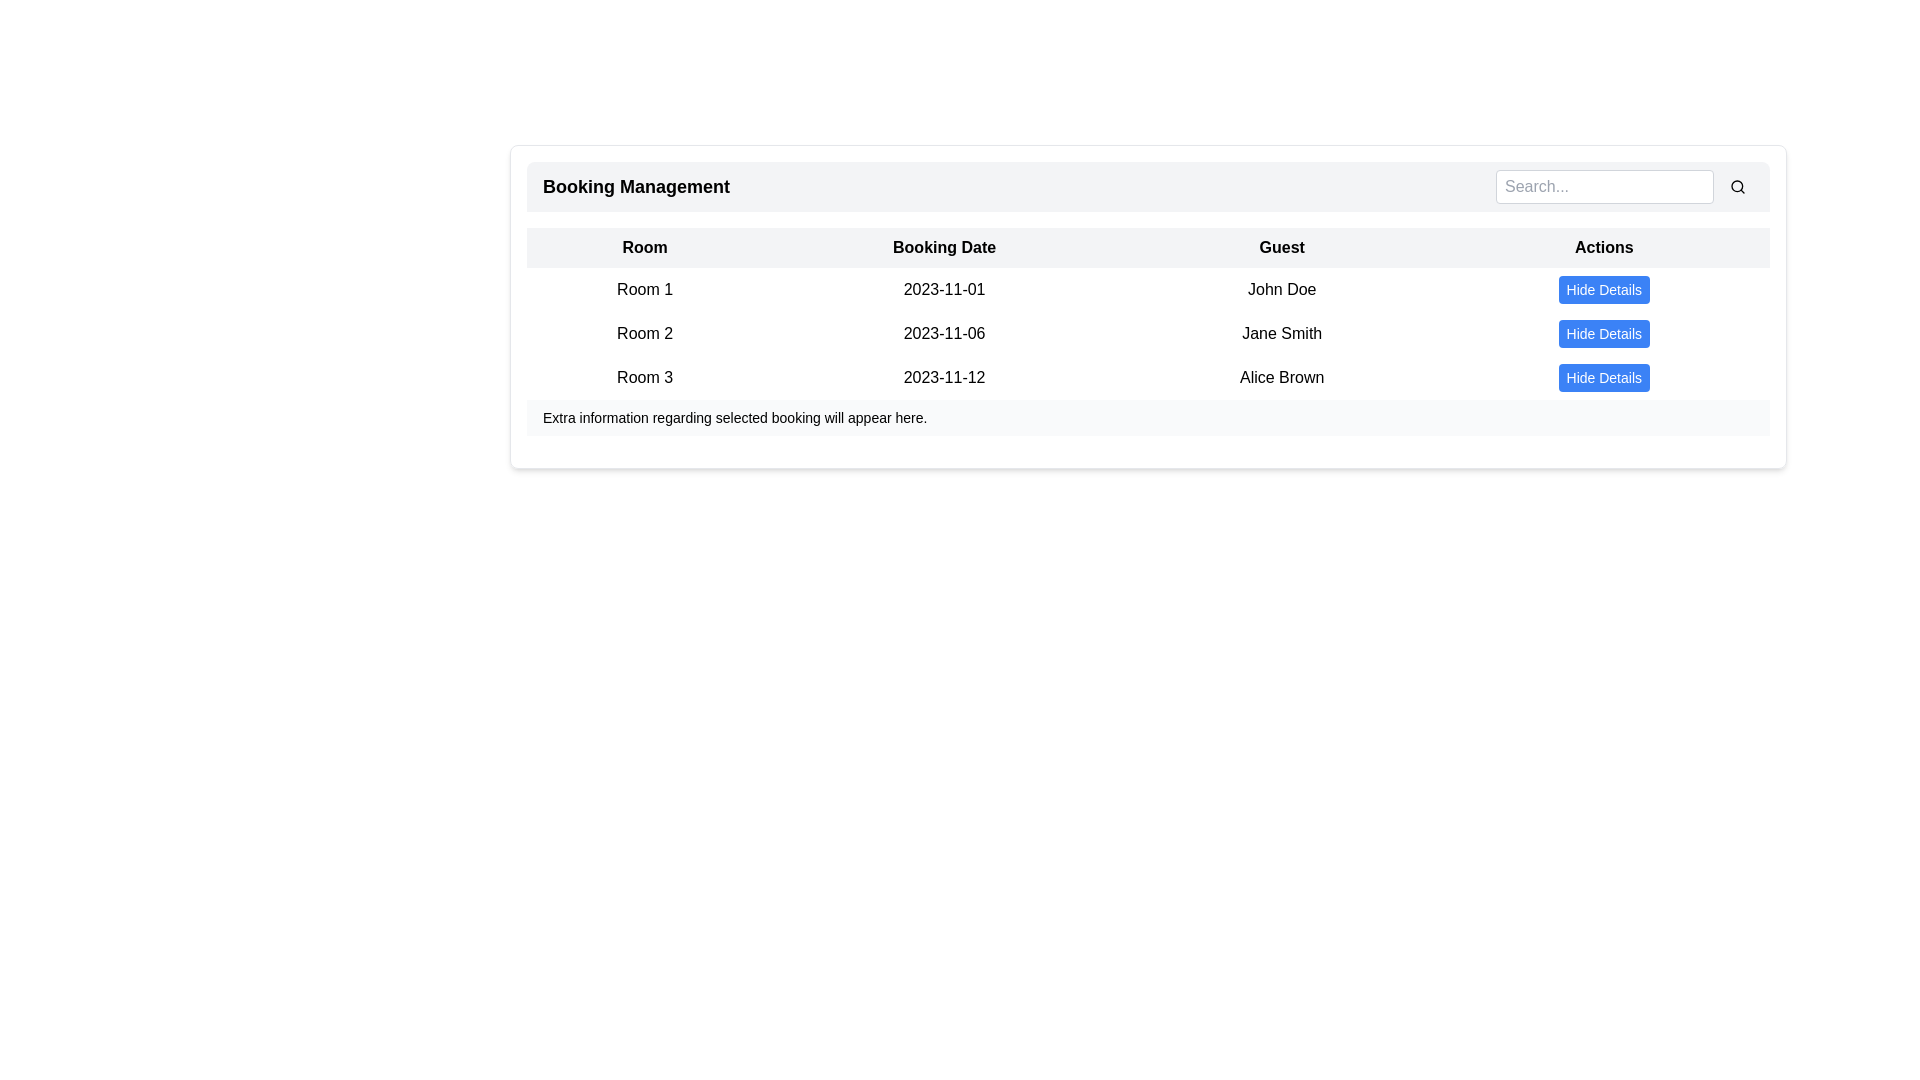 The width and height of the screenshot is (1920, 1080). What do you see at coordinates (1604, 333) in the screenshot?
I see `the button for toggling visibility of further details associated with the booking entry for 'Jane Smith' in the 'Actions' column of the Booking Management interface` at bounding box center [1604, 333].